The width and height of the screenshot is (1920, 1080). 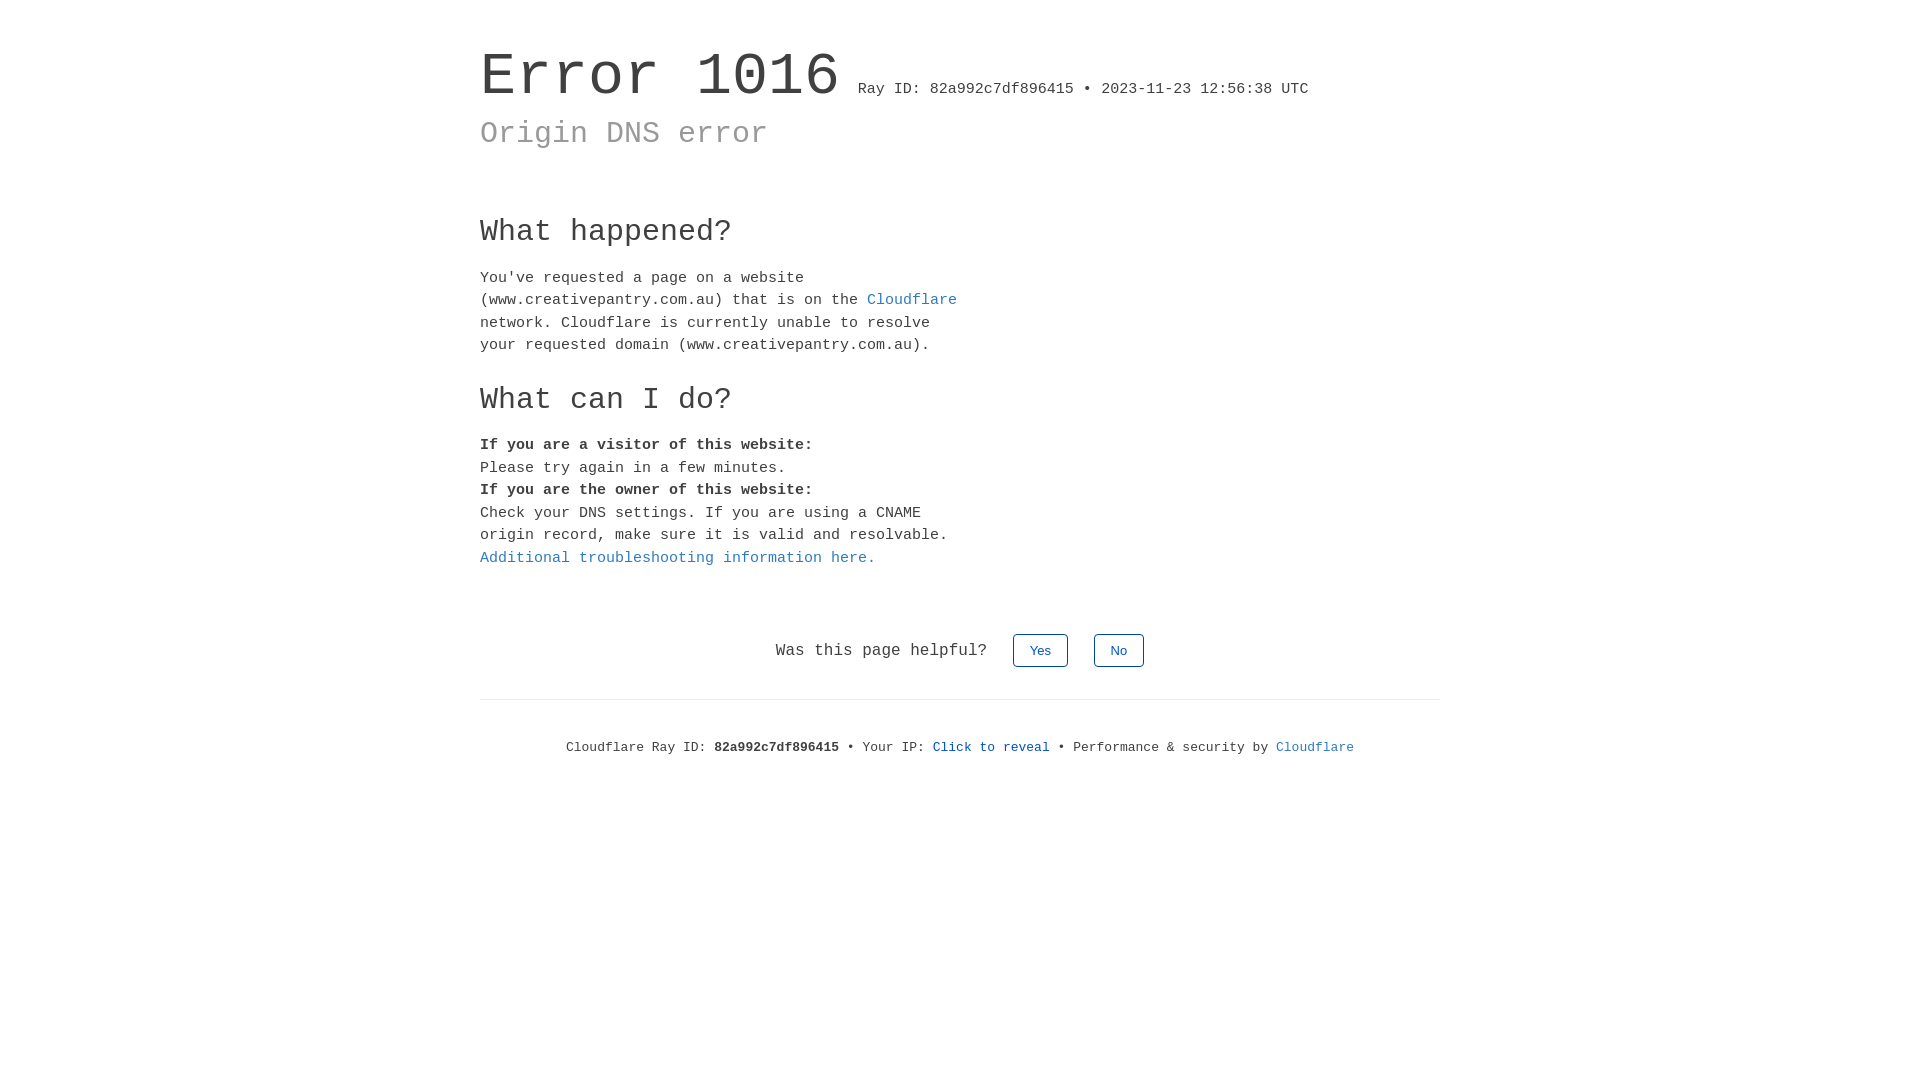 I want to click on 'Click to reveal', so click(x=991, y=747).